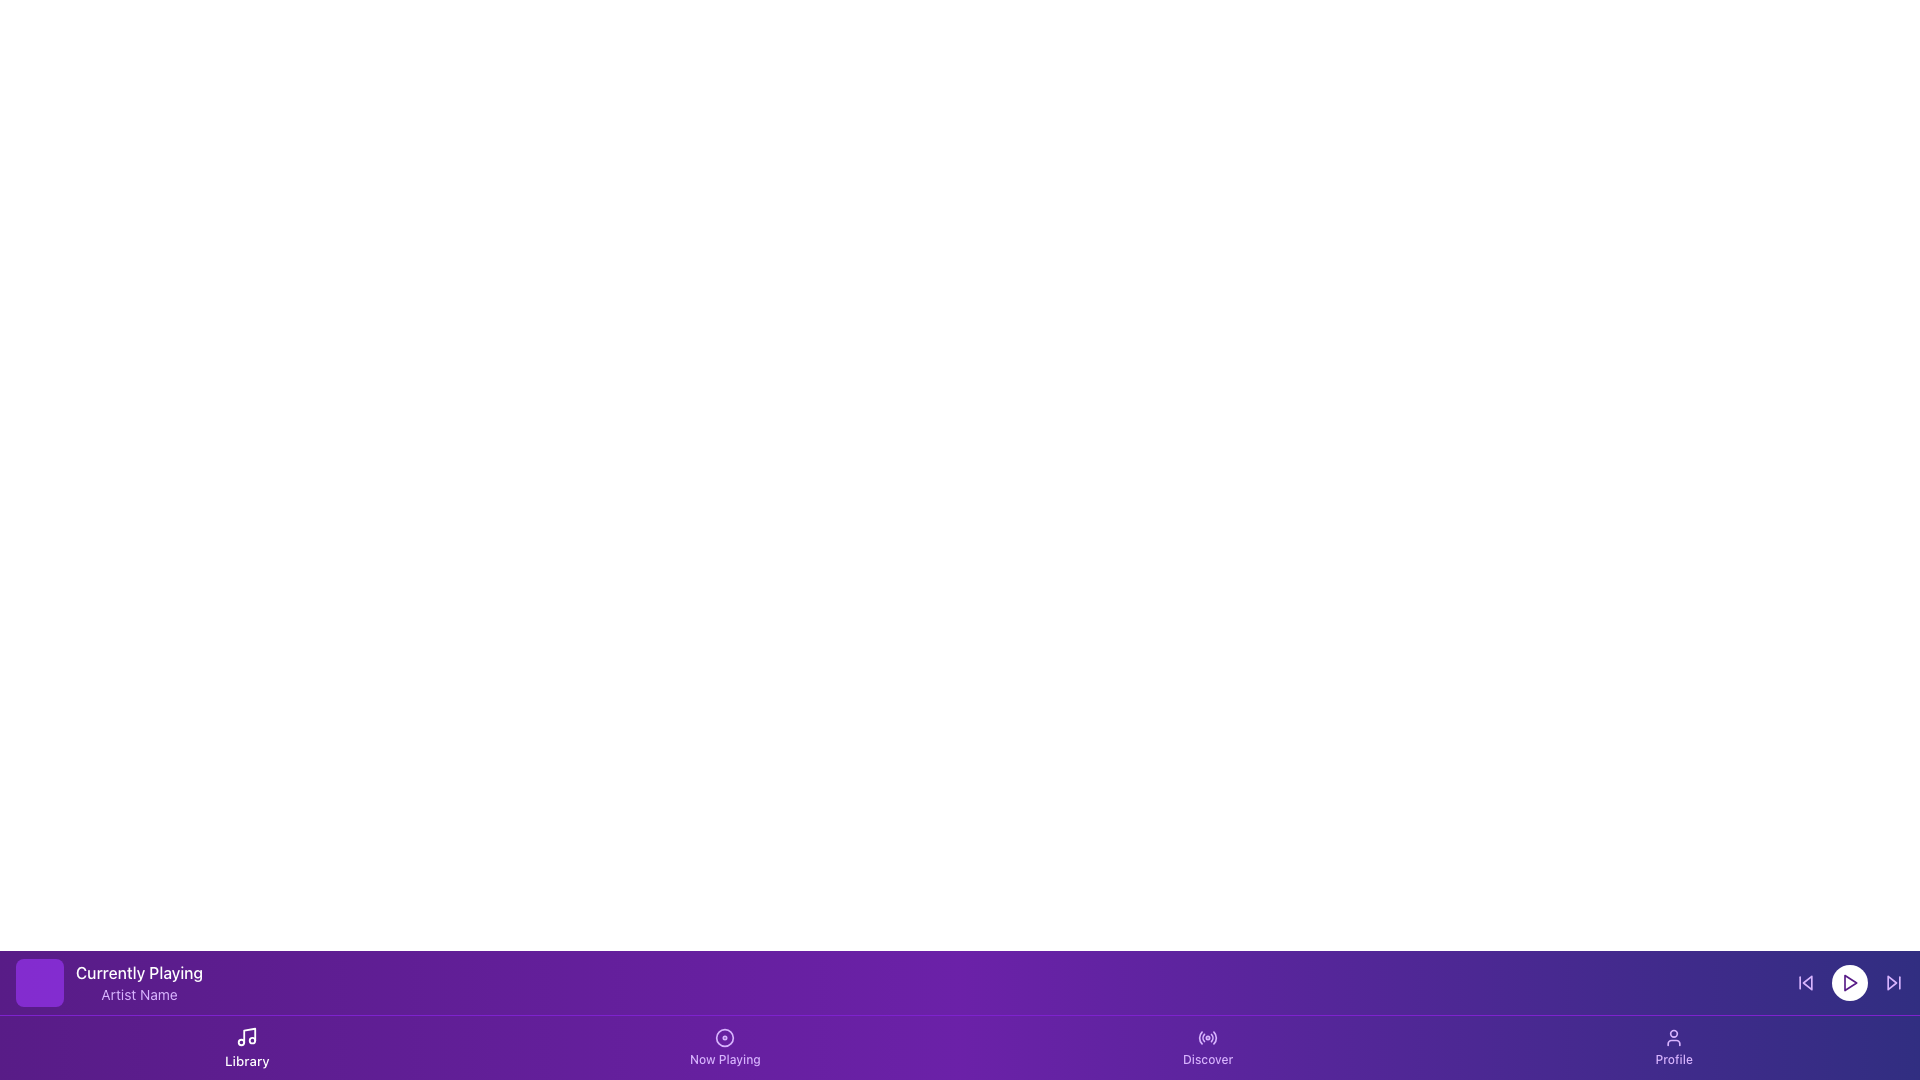  Describe the element at coordinates (1207, 1047) in the screenshot. I see `the 'Discover' navigation button located in the bottom horizontal navigation bar, which is the third button from the left` at that location.